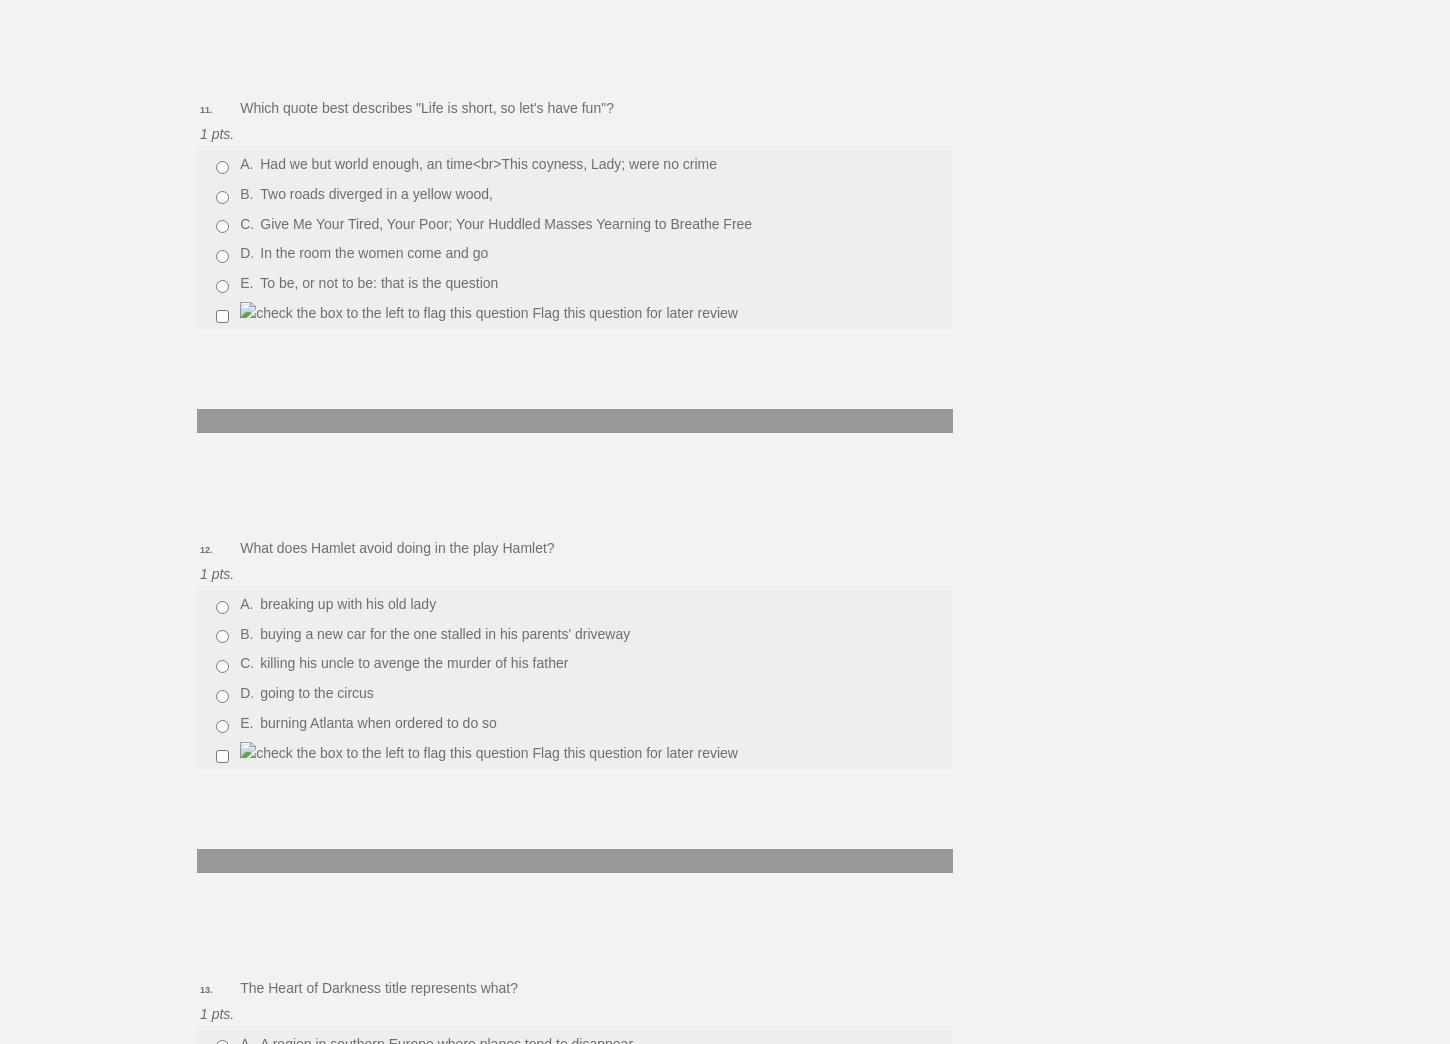 This screenshot has width=1450, height=1044. I want to click on 'What does Hamlet avoid doing in the play Hamlet?', so click(396, 546).